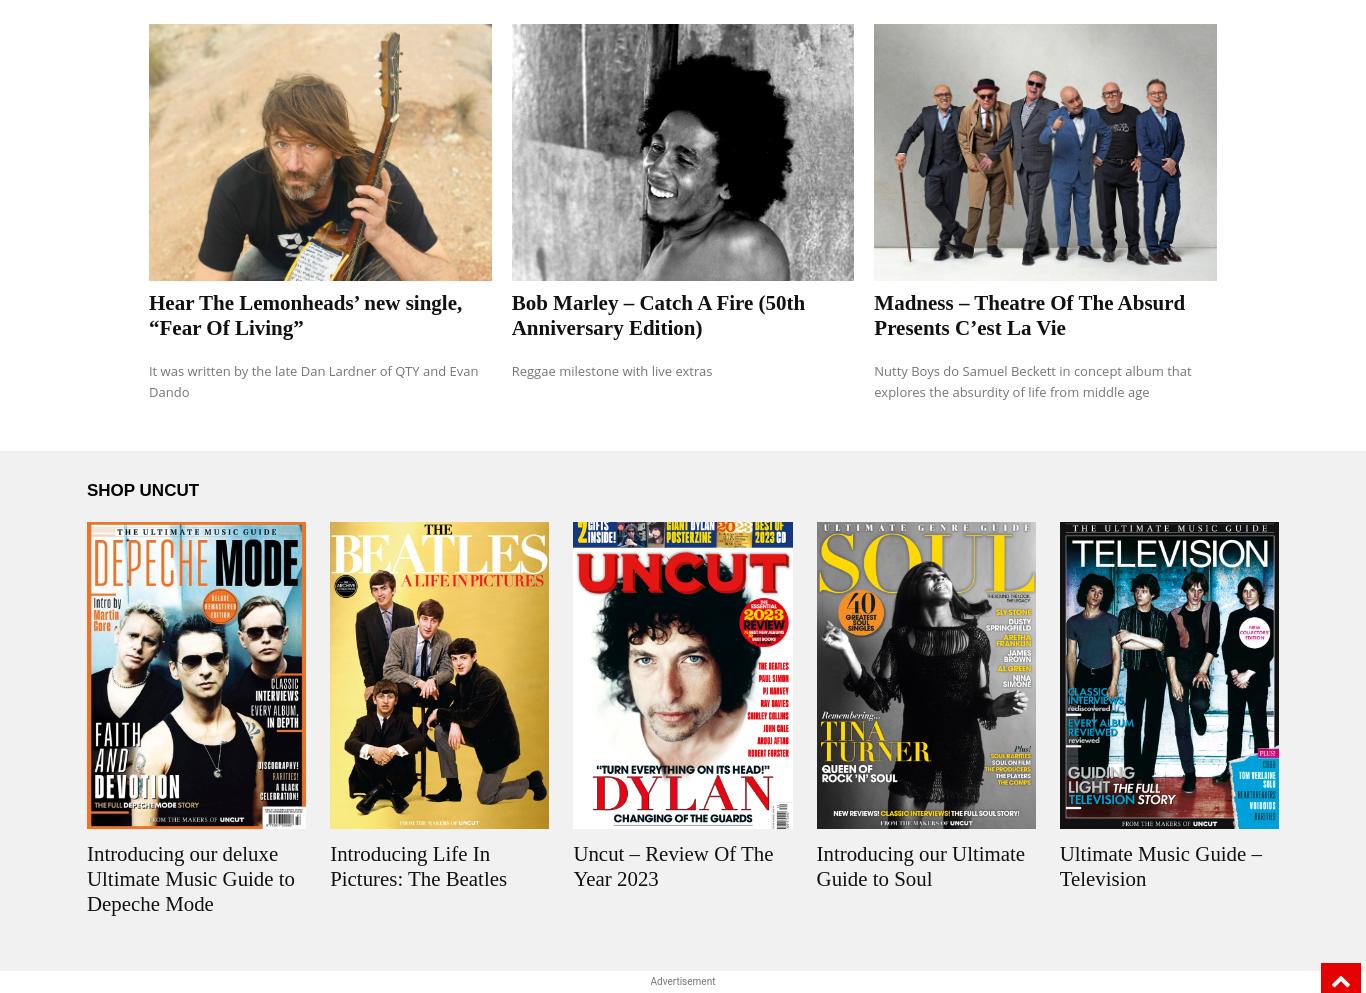 The image size is (1366, 993). I want to click on 'Introducing Life In Pictures: The Beatles', so click(417, 865).